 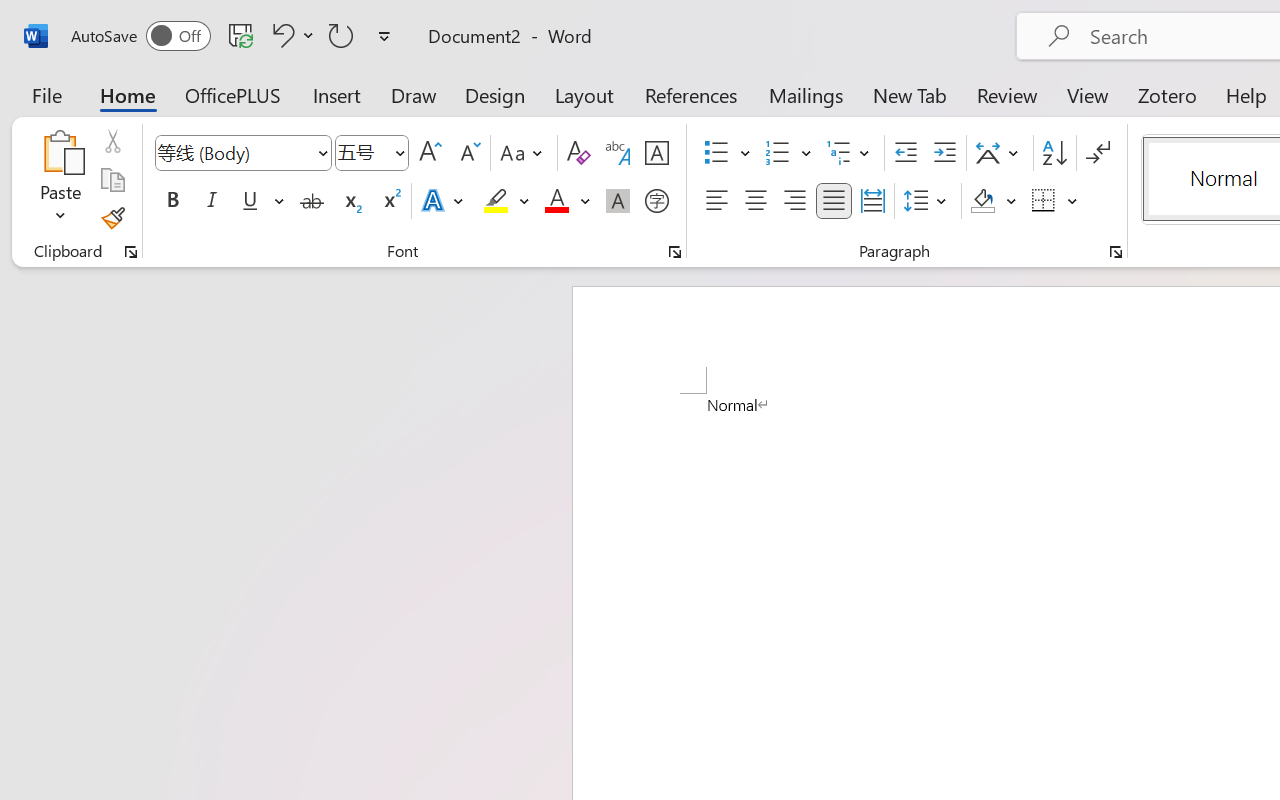 I want to click on 'New Tab', so click(x=909, y=94).